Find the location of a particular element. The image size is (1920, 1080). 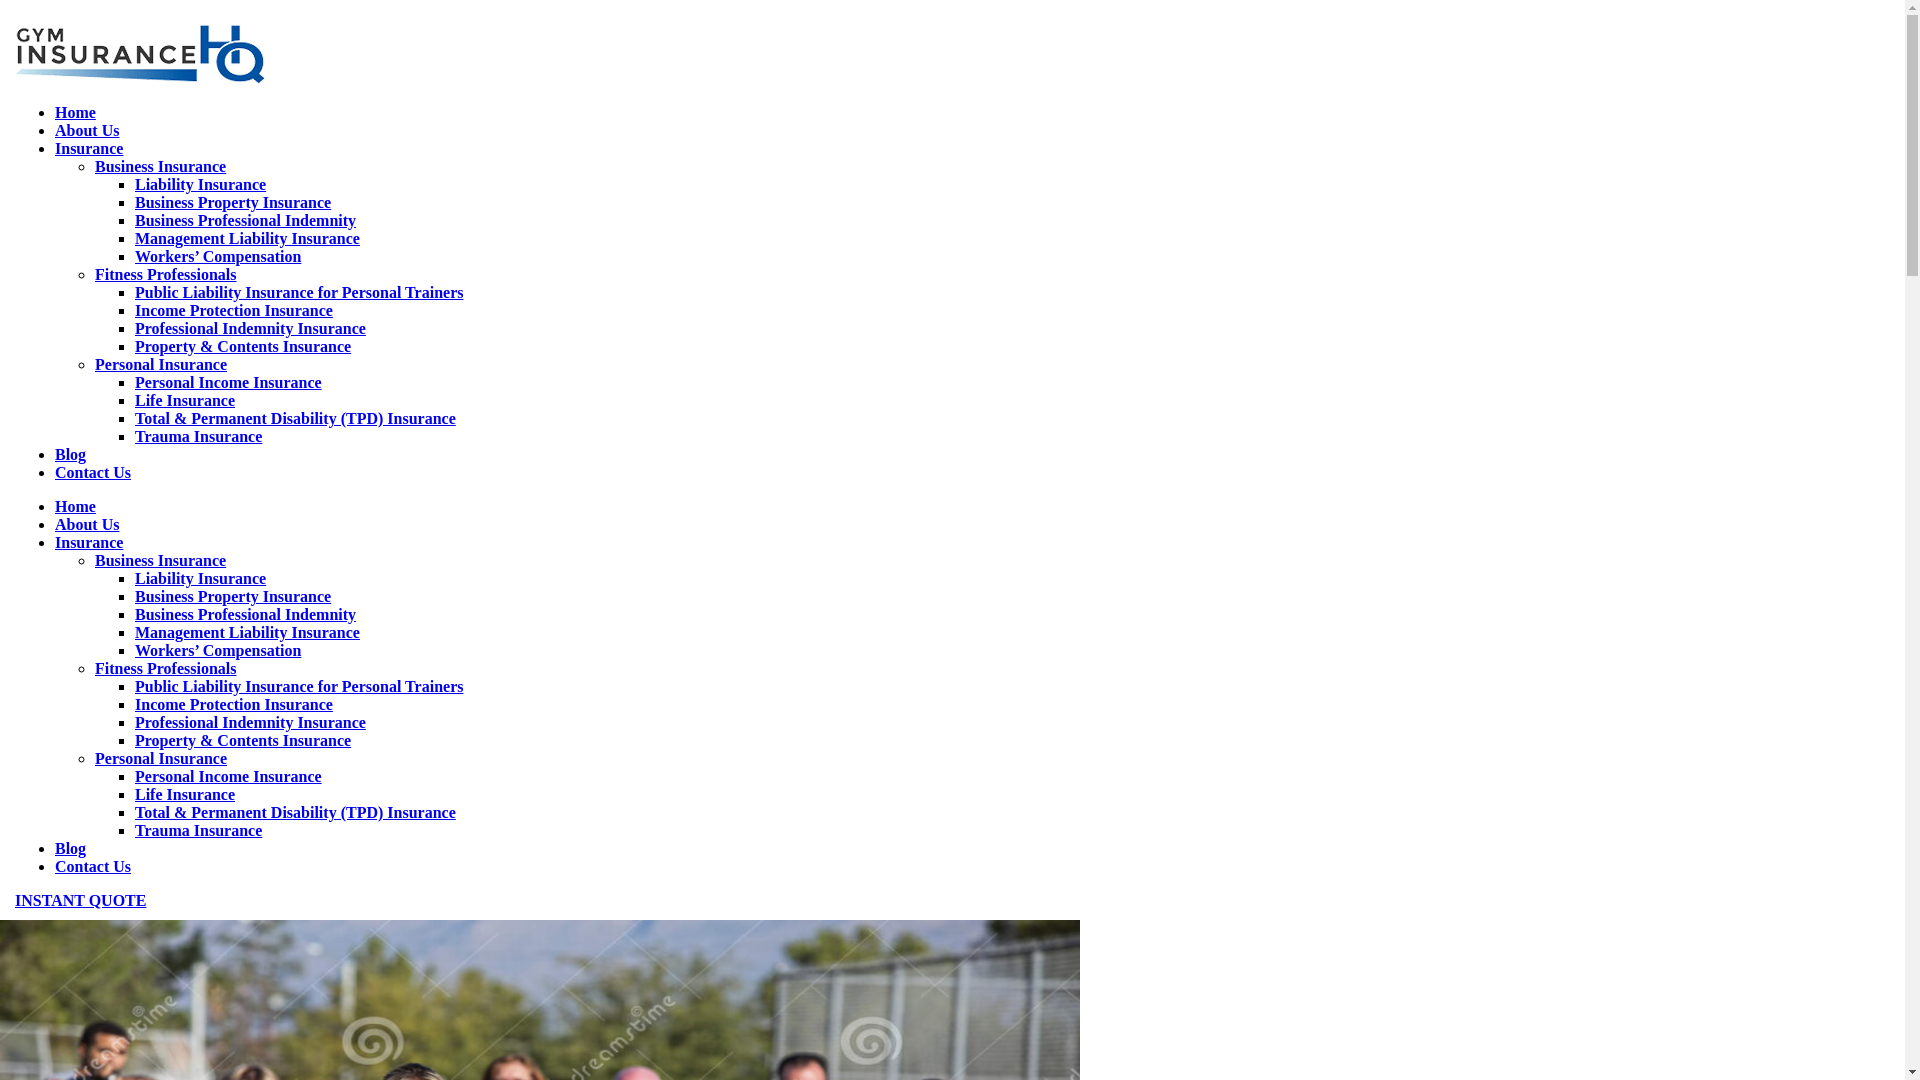

'Insurance' is located at coordinates (88, 542).